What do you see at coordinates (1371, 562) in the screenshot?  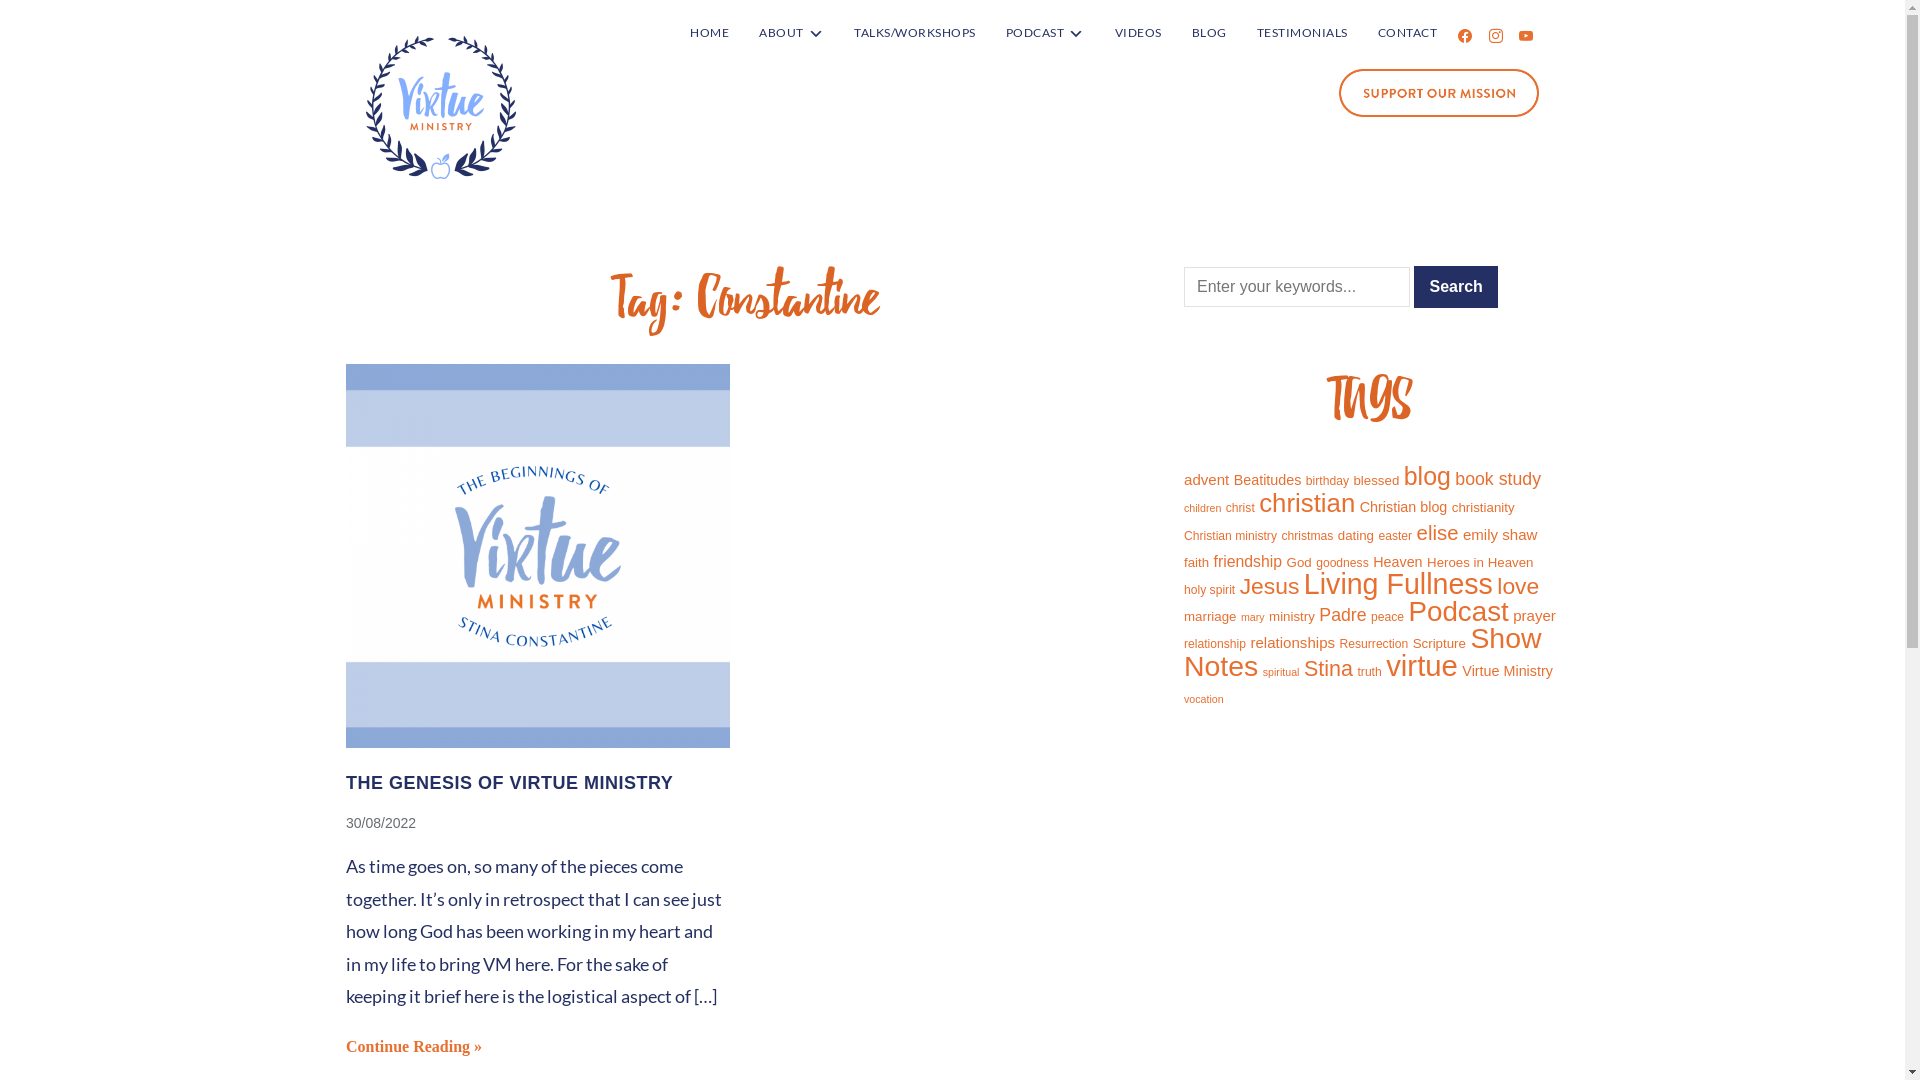 I see `'Heaven'` at bounding box center [1371, 562].